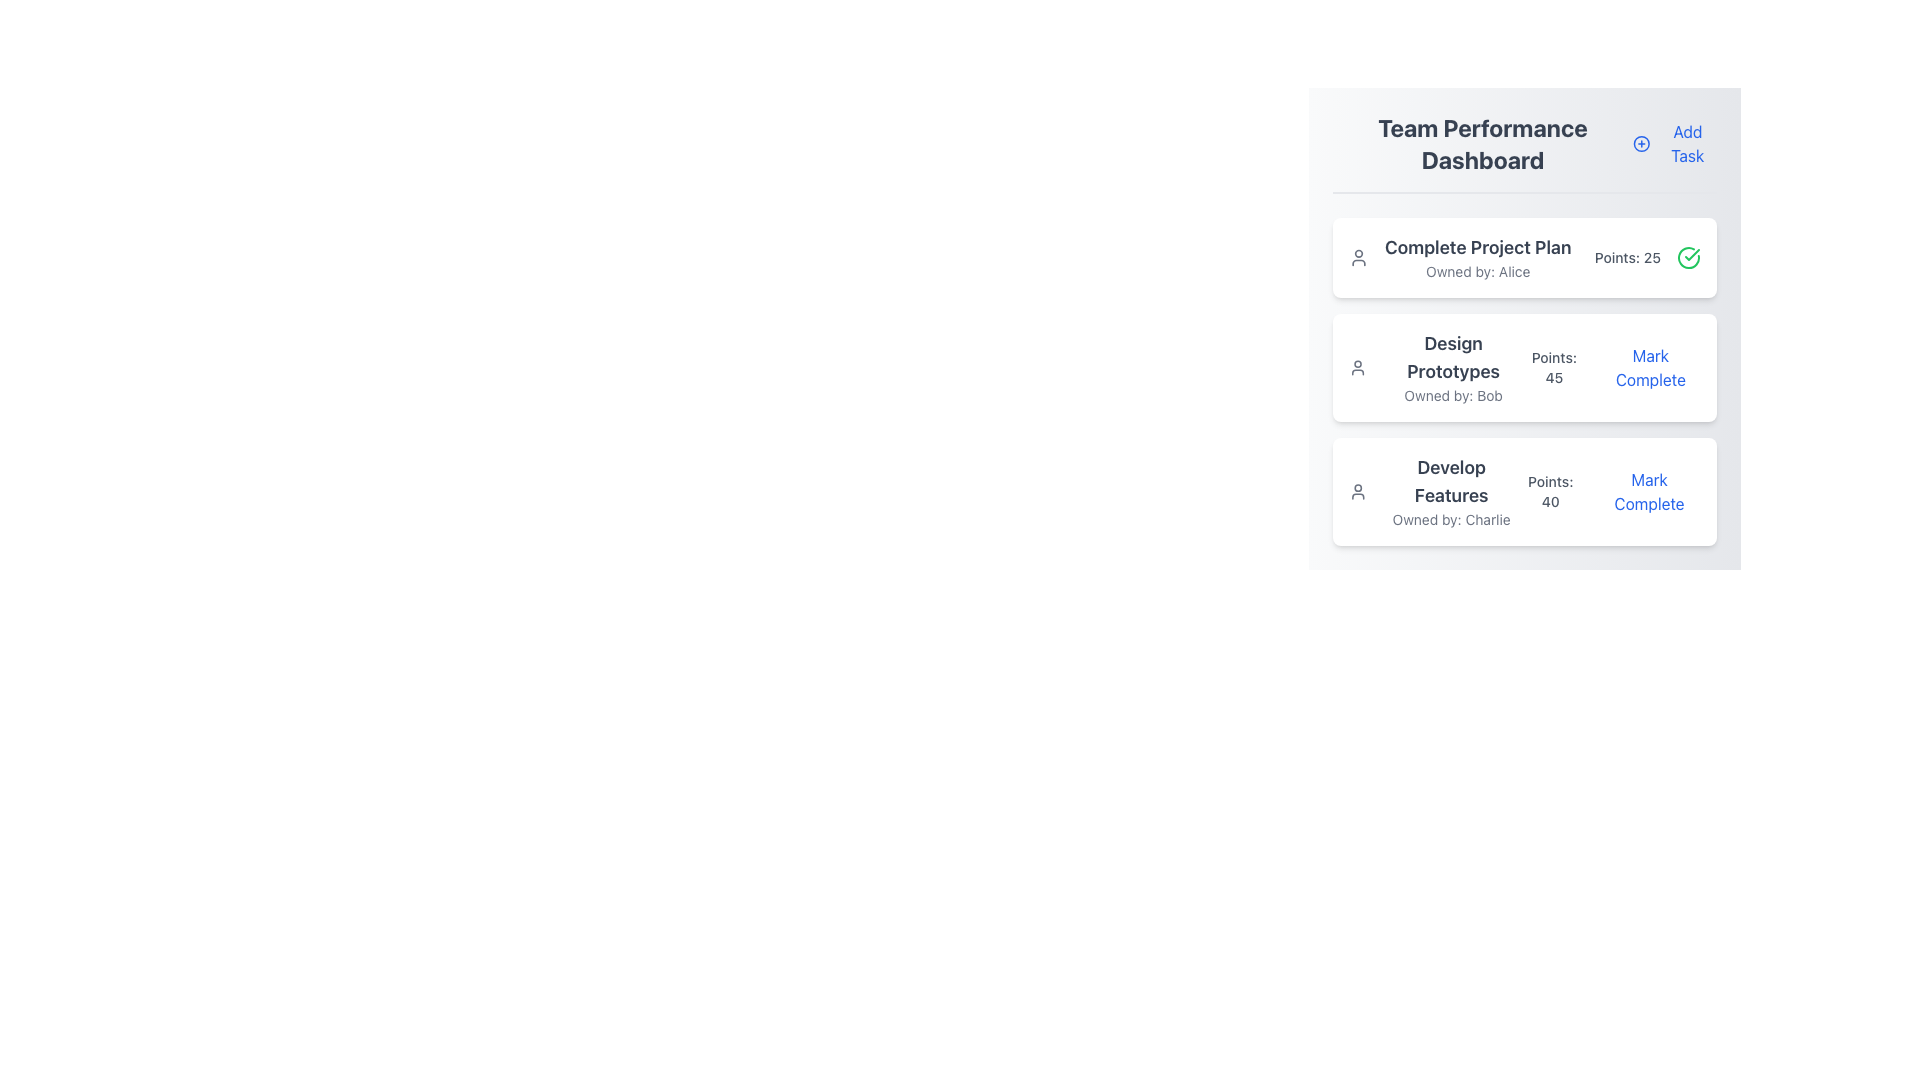 The width and height of the screenshot is (1920, 1080). I want to click on the small gray user icon, which is a circular head and shoulders outline, located to the left of the 'Design Prototypes' text, so click(1358, 367).